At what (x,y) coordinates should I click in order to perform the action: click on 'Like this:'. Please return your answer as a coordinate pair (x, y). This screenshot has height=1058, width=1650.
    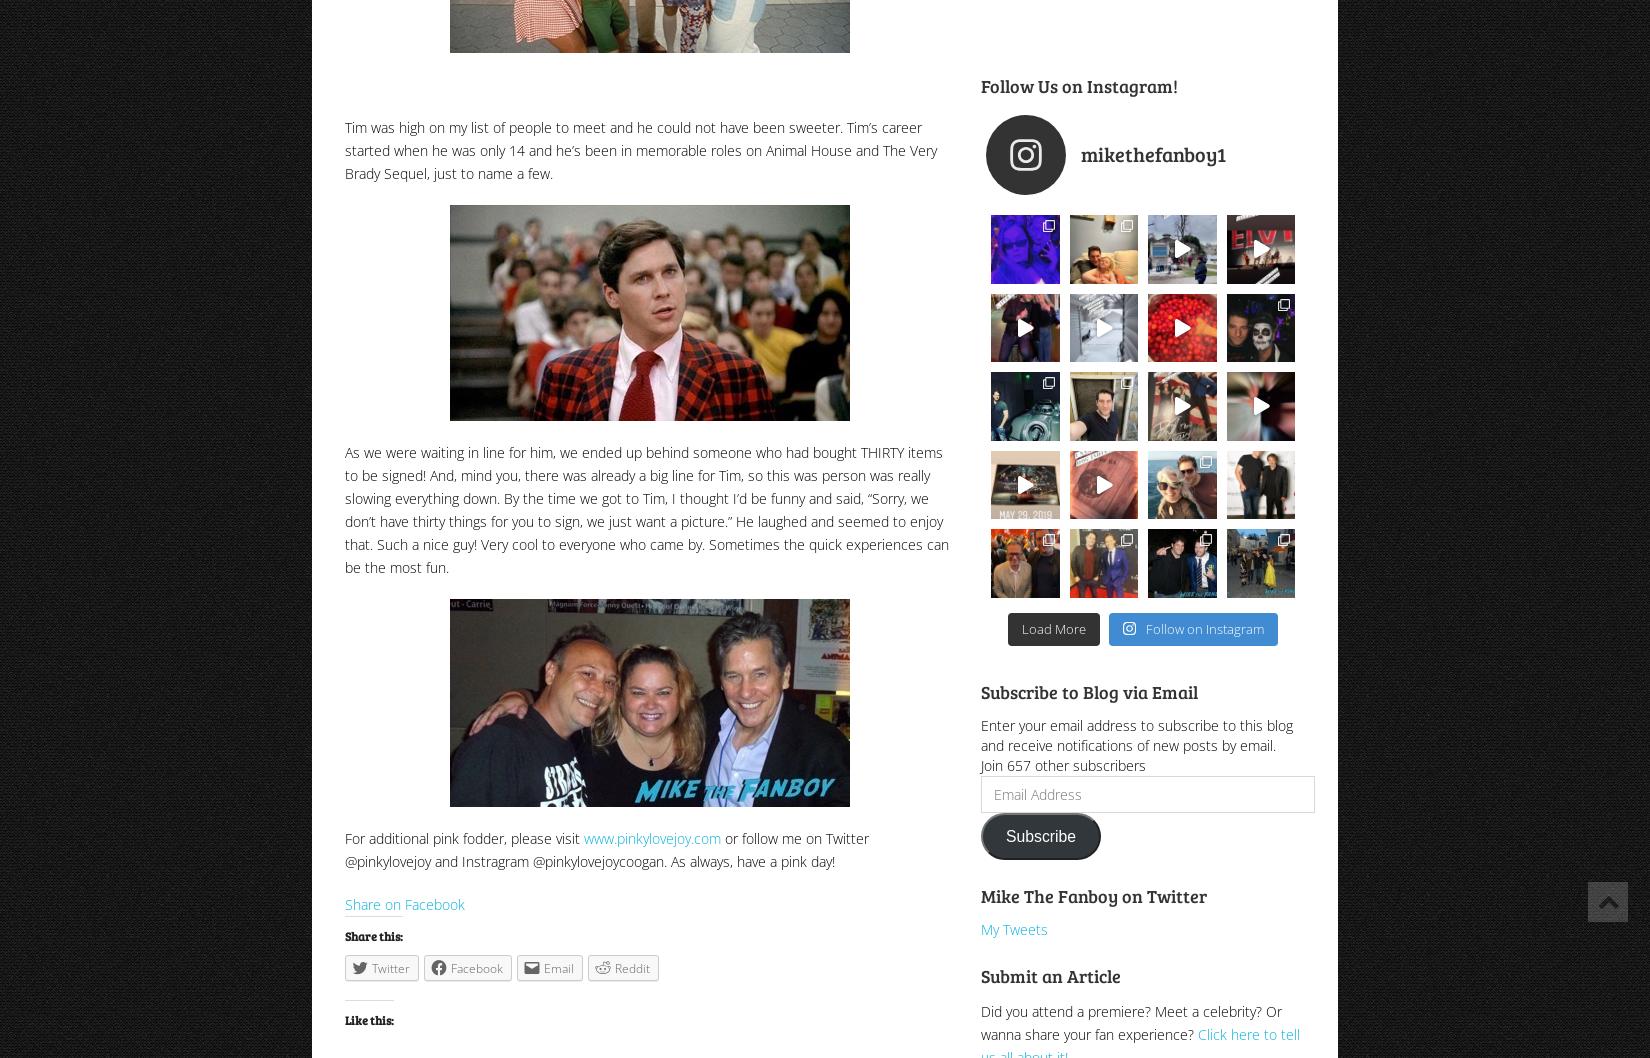
    Looking at the image, I should click on (345, 1019).